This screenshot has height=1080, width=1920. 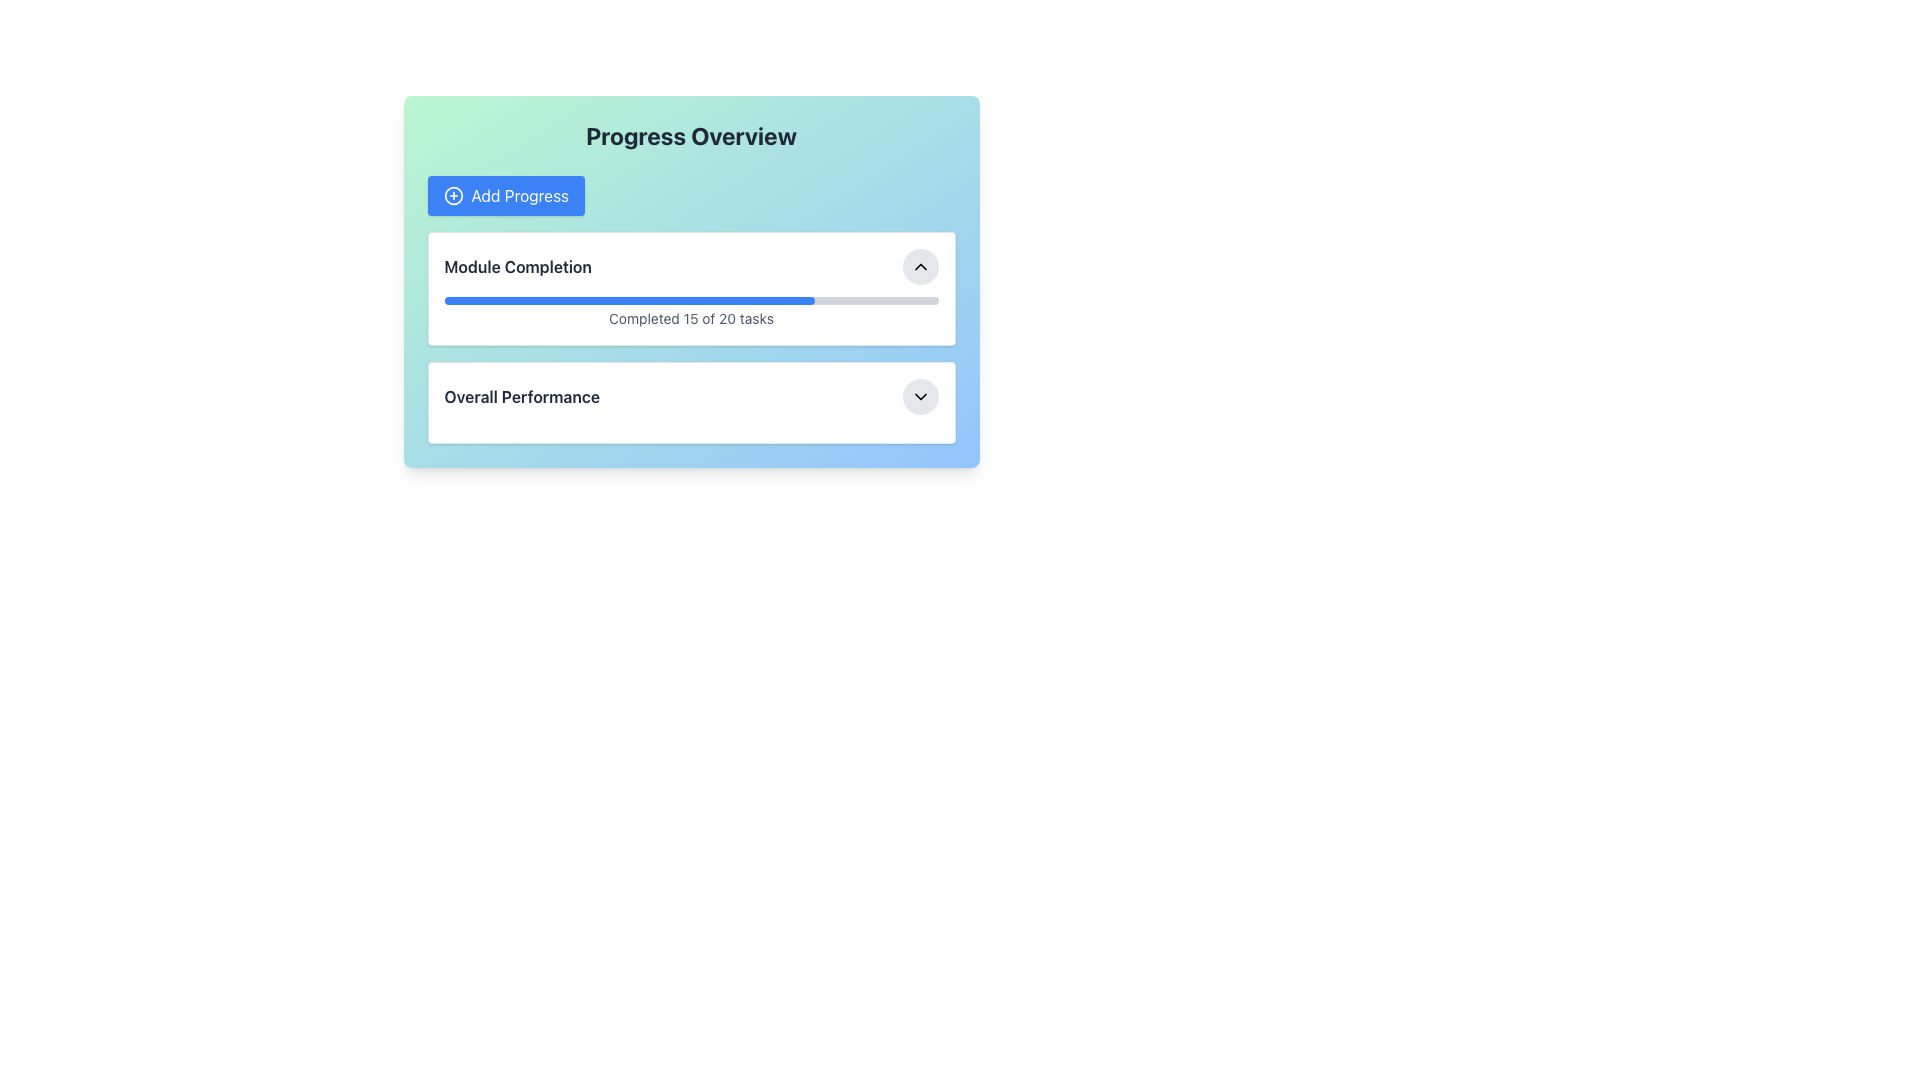 What do you see at coordinates (919, 397) in the screenshot?
I see `the downward chevron icon inside the rounded rectangular button on the right end of the 'Overall Performance' section bar` at bounding box center [919, 397].